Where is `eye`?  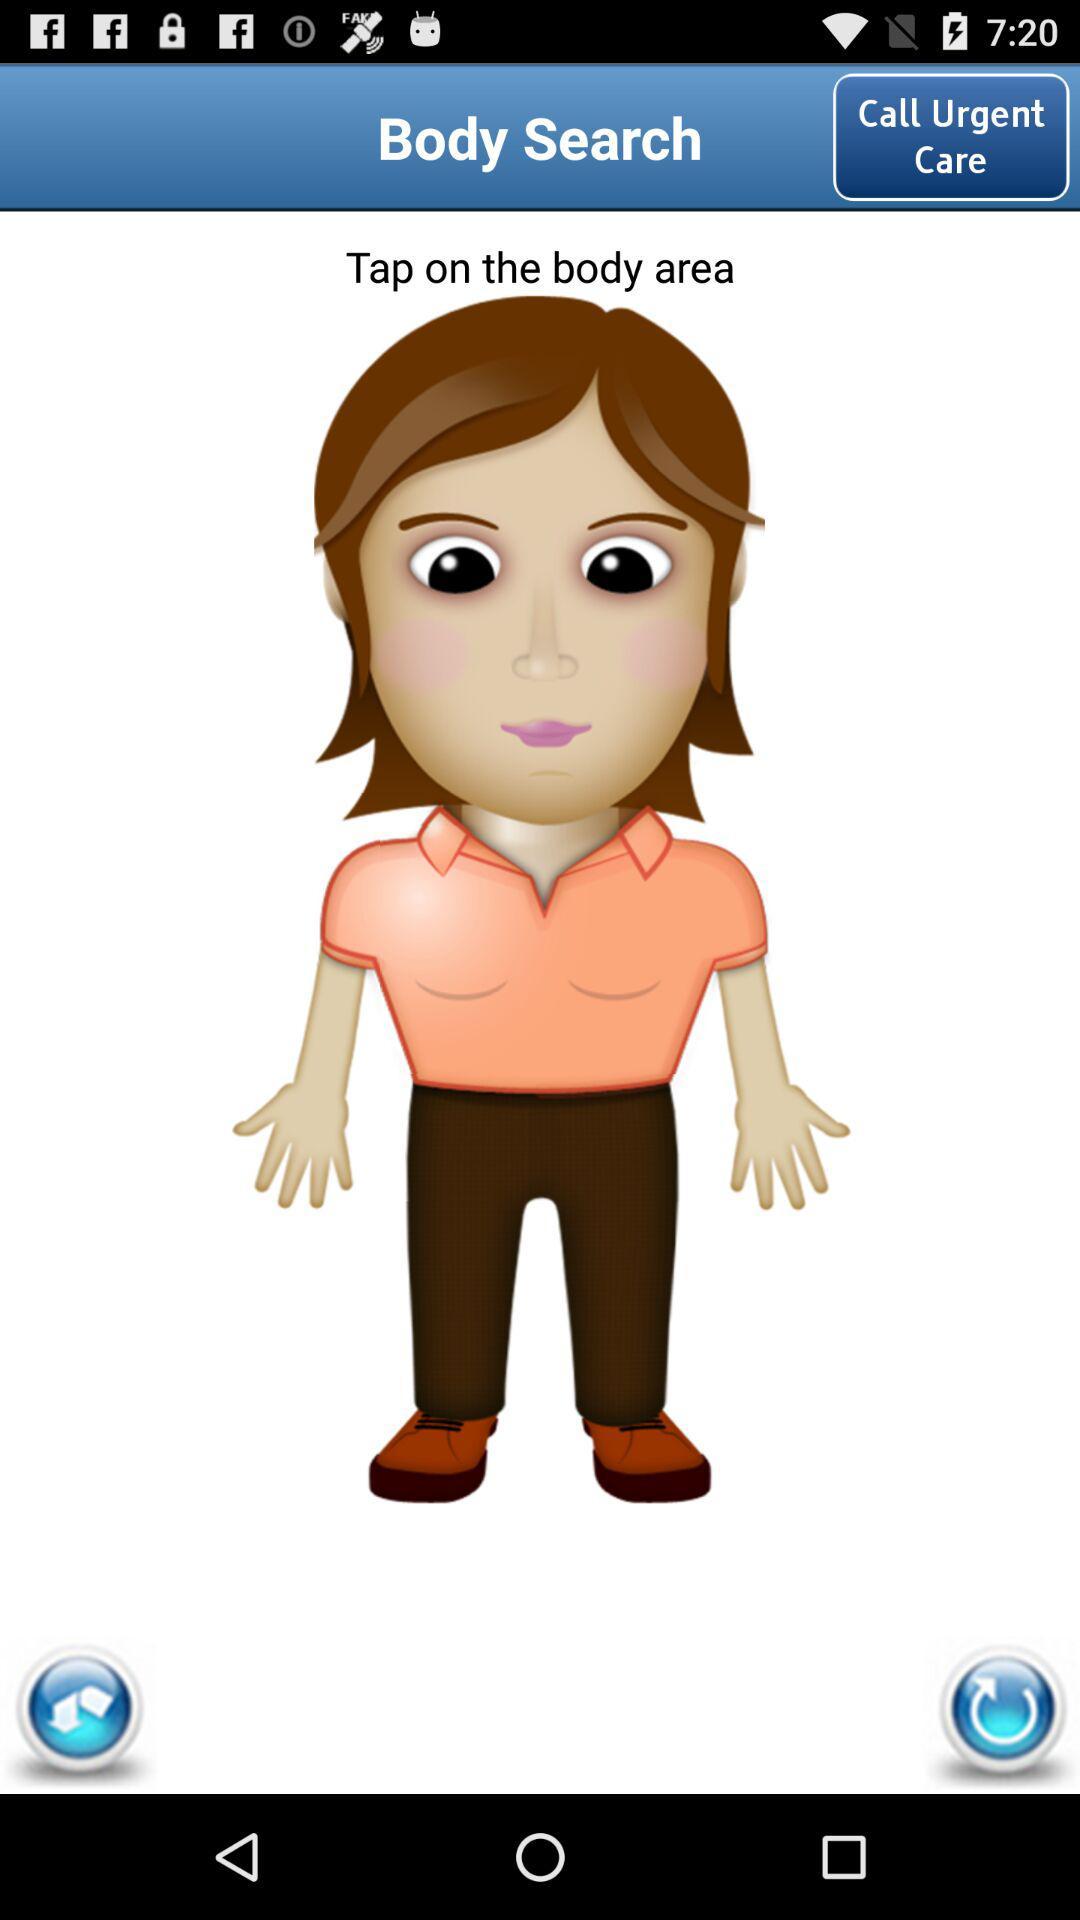 eye is located at coordinates (538, 536).